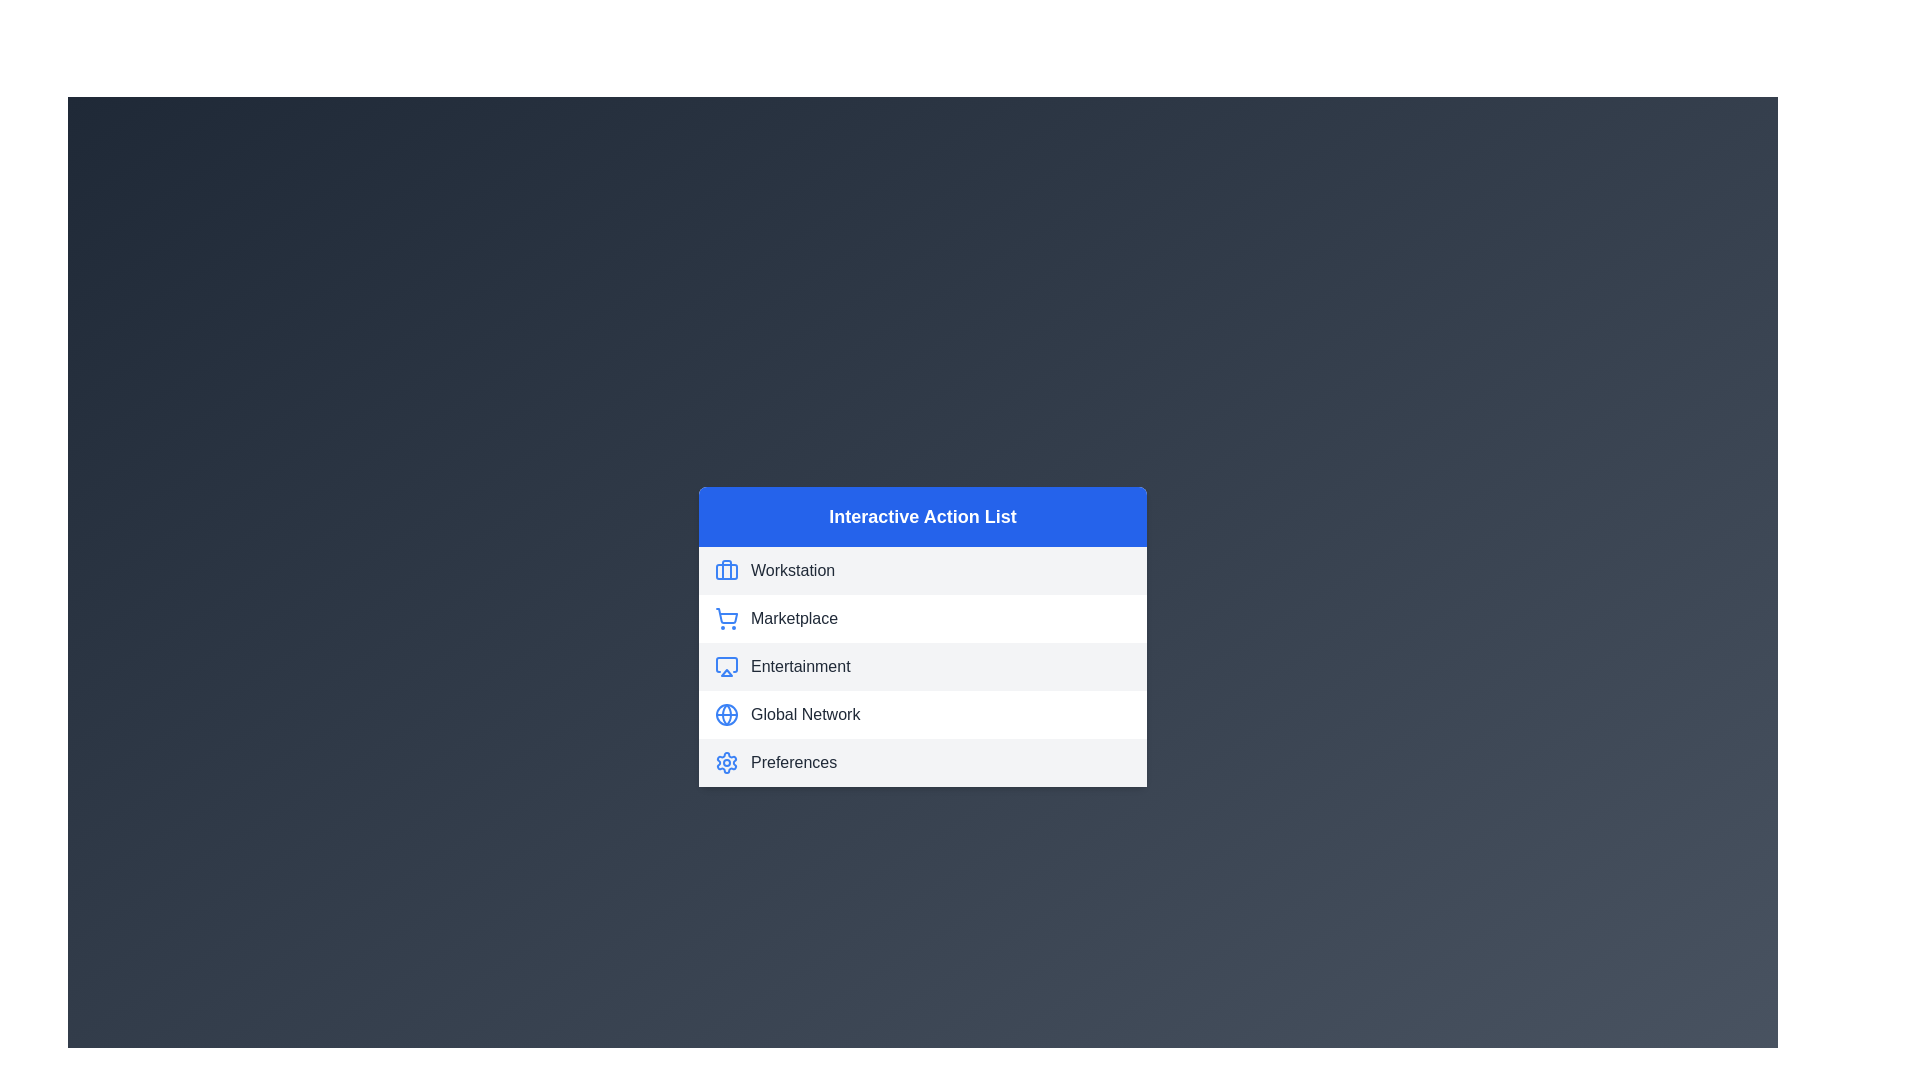 Image resolution: width=1920 pixels, height=1080 pixels. I want to click on text label reading 'Preferences' located at the bottom of the vertical menu list, styled in gray and capitalized, so click(793, 763).